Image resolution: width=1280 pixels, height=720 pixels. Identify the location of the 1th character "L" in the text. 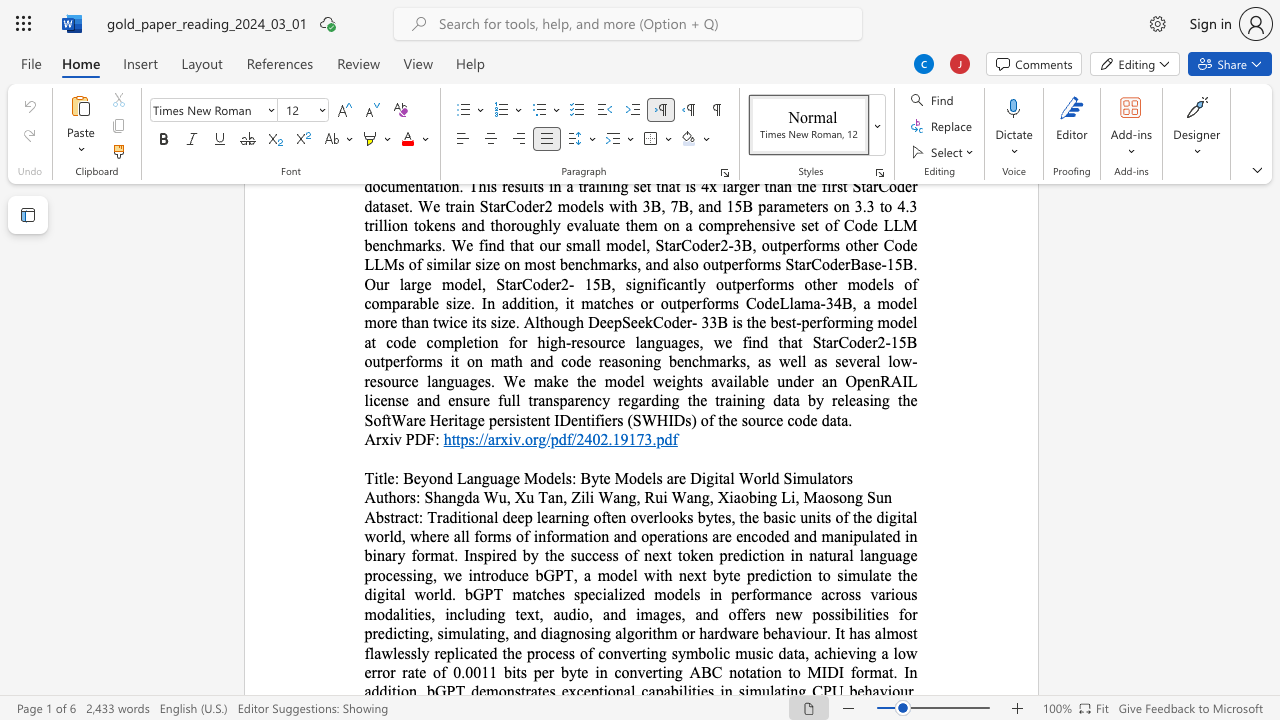
(460, 478).